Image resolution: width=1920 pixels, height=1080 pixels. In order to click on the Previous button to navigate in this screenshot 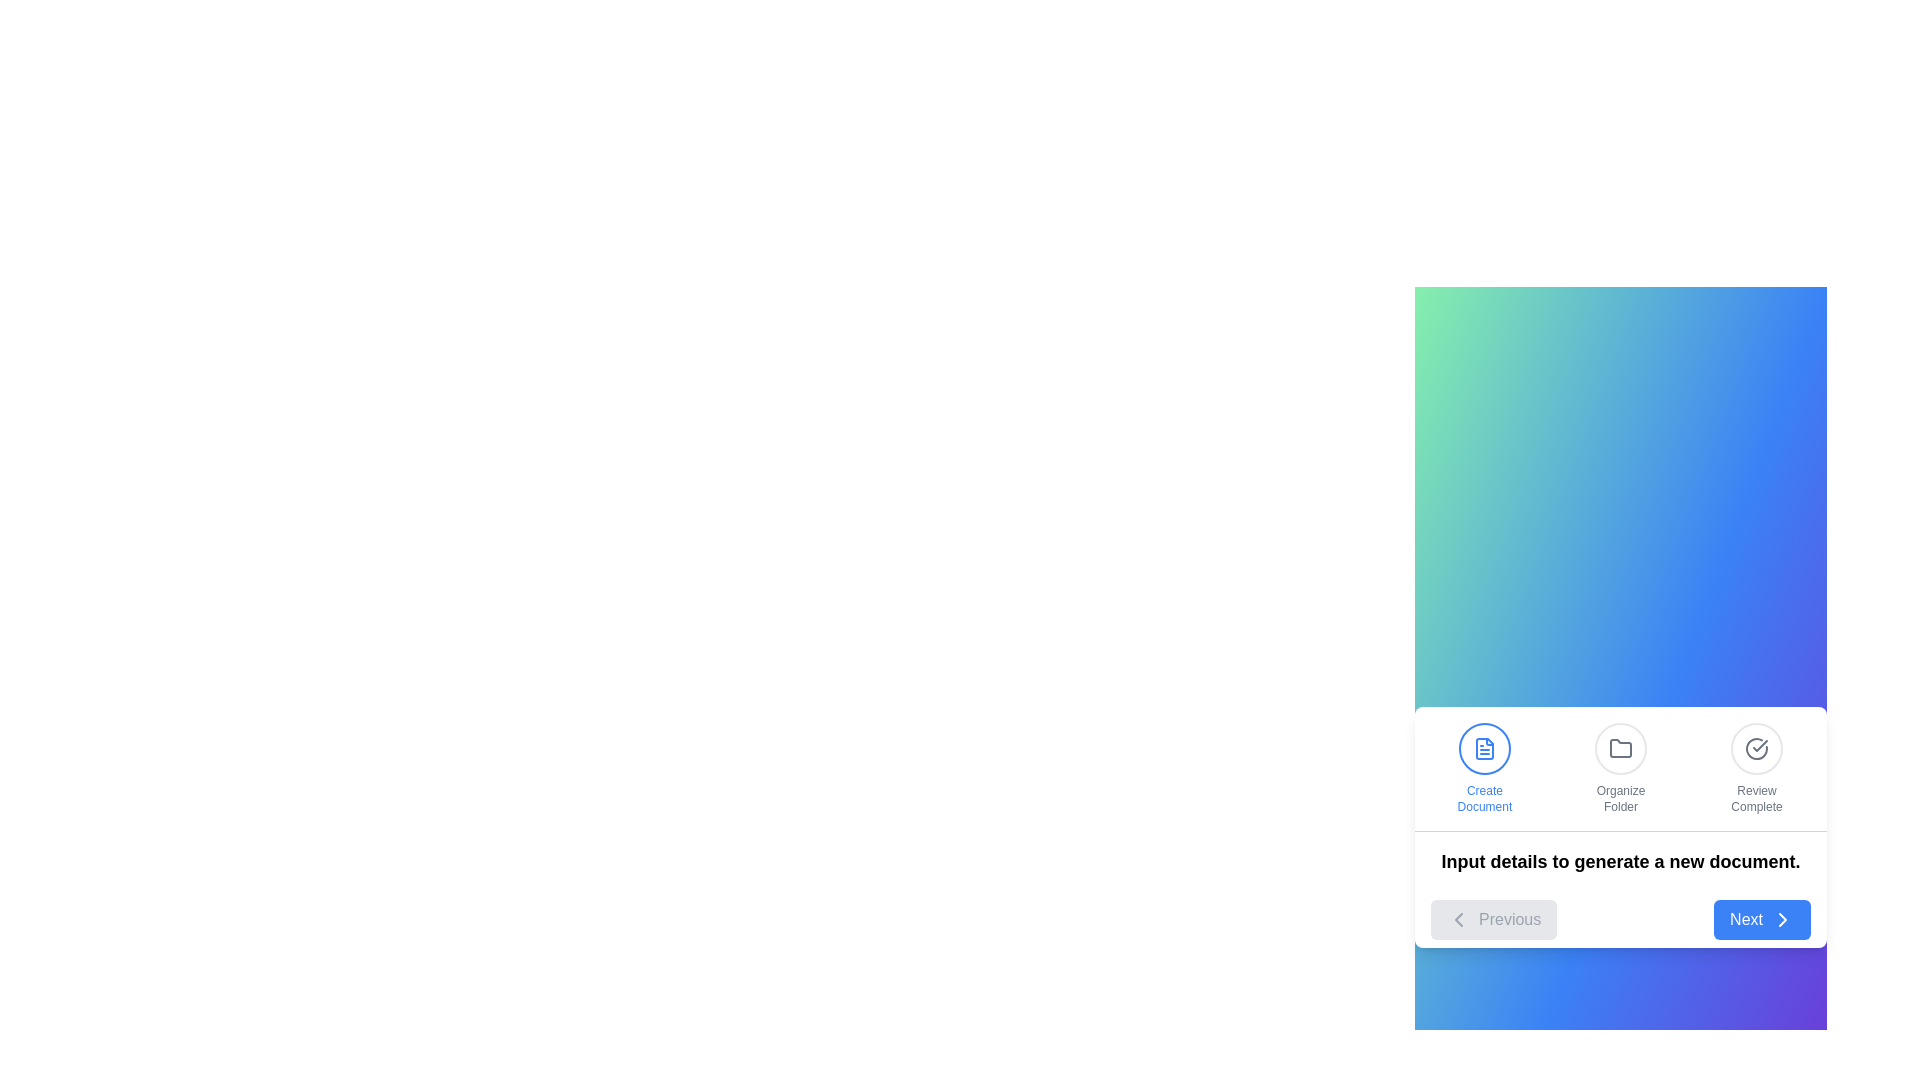, I will do `click(1494, 919)`.